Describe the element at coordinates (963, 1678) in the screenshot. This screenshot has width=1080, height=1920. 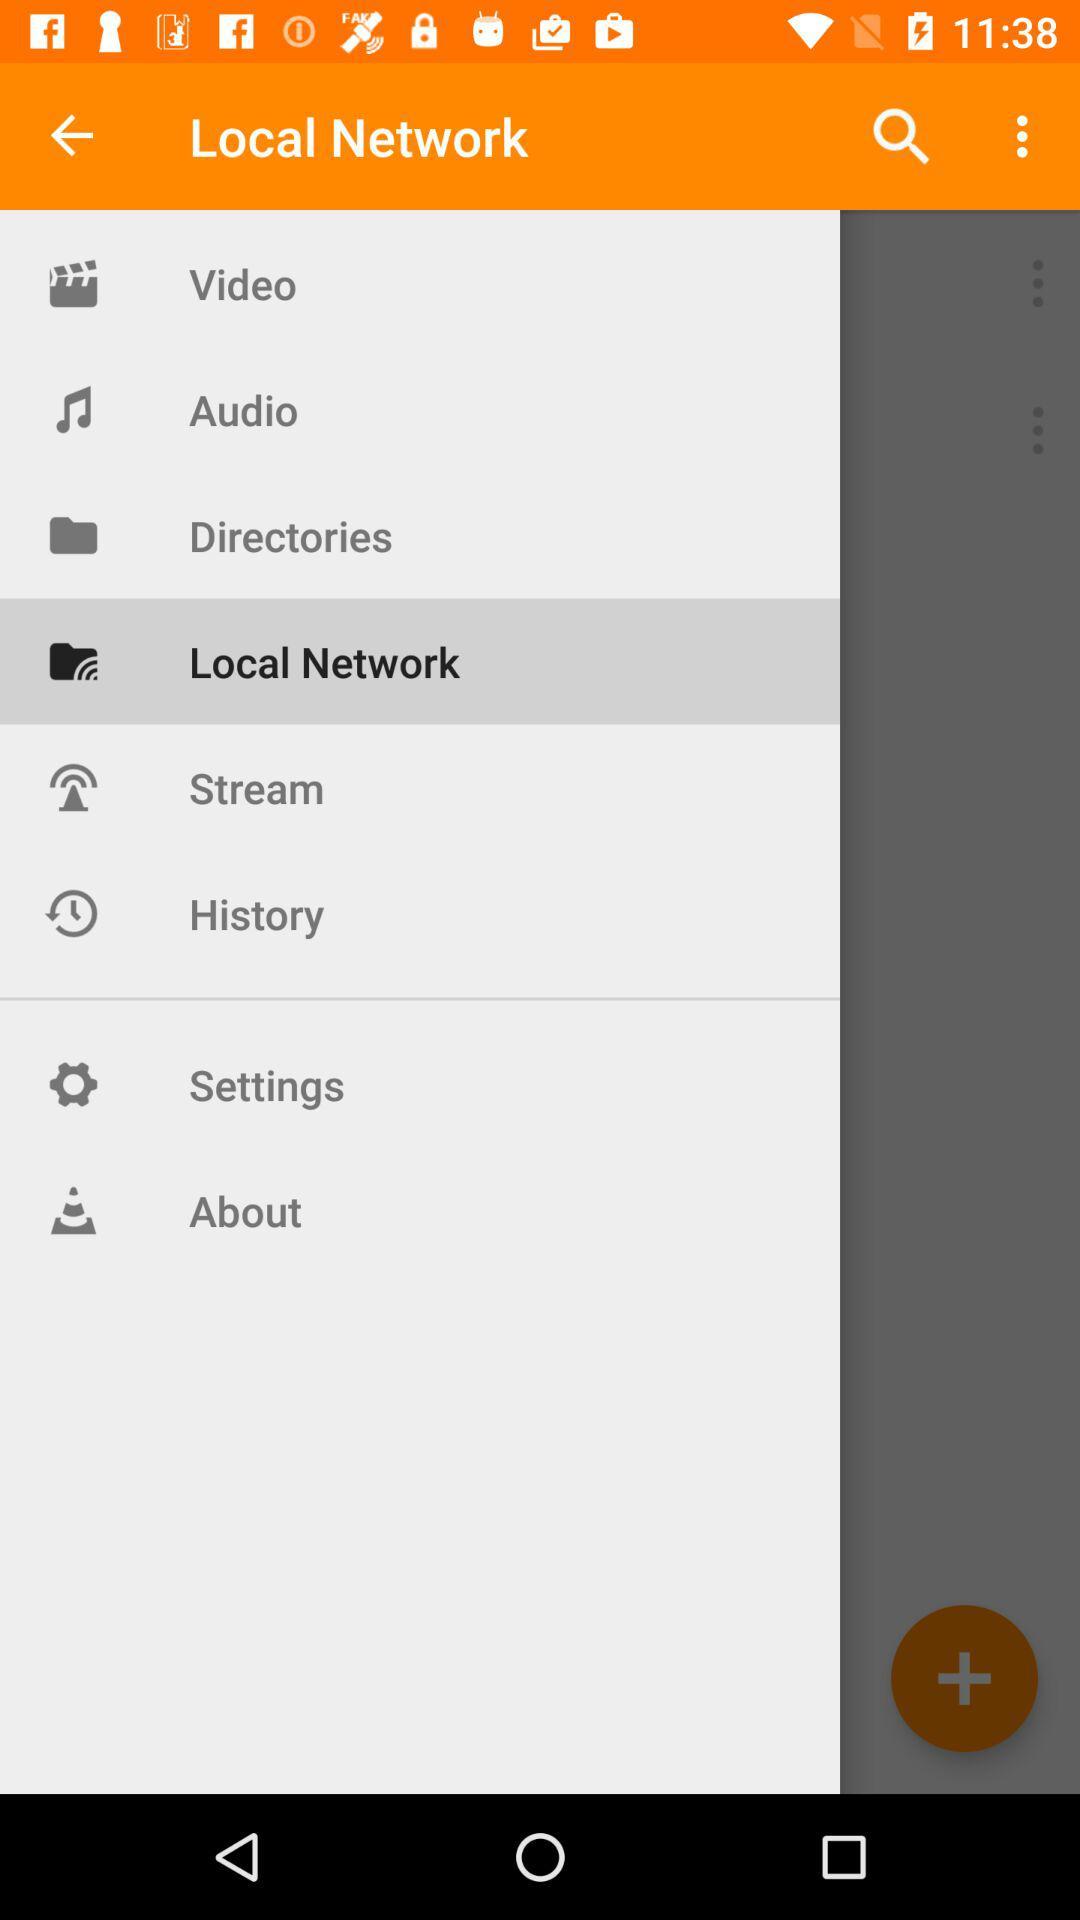
I see `the add icon` at that location.